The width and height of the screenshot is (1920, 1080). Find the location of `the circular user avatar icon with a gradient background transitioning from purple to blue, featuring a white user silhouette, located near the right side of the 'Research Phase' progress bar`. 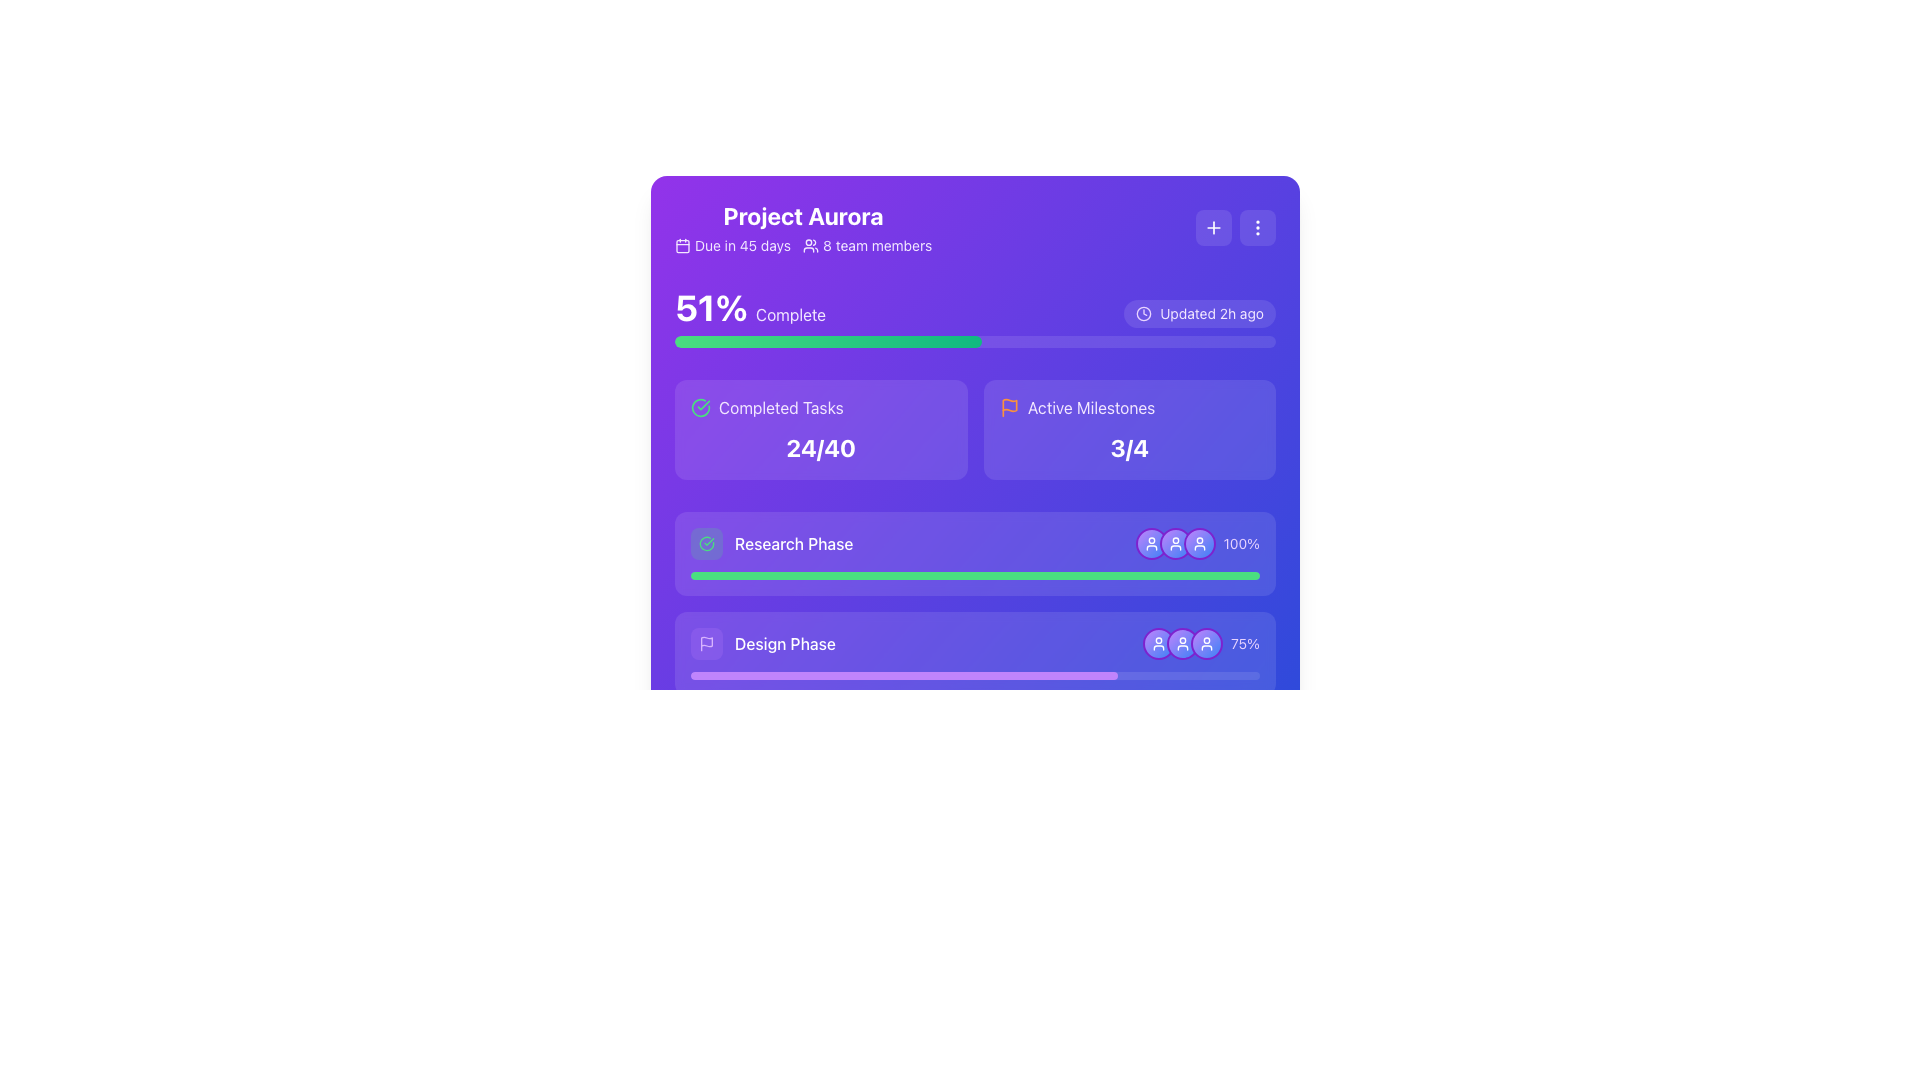

the circular user avatar icon with a gradient background transitioning from purple to blue, featuring a white user silhouette, located near the right side of the 'Research Phase' progress bar is located at coordinates (1175, 543).